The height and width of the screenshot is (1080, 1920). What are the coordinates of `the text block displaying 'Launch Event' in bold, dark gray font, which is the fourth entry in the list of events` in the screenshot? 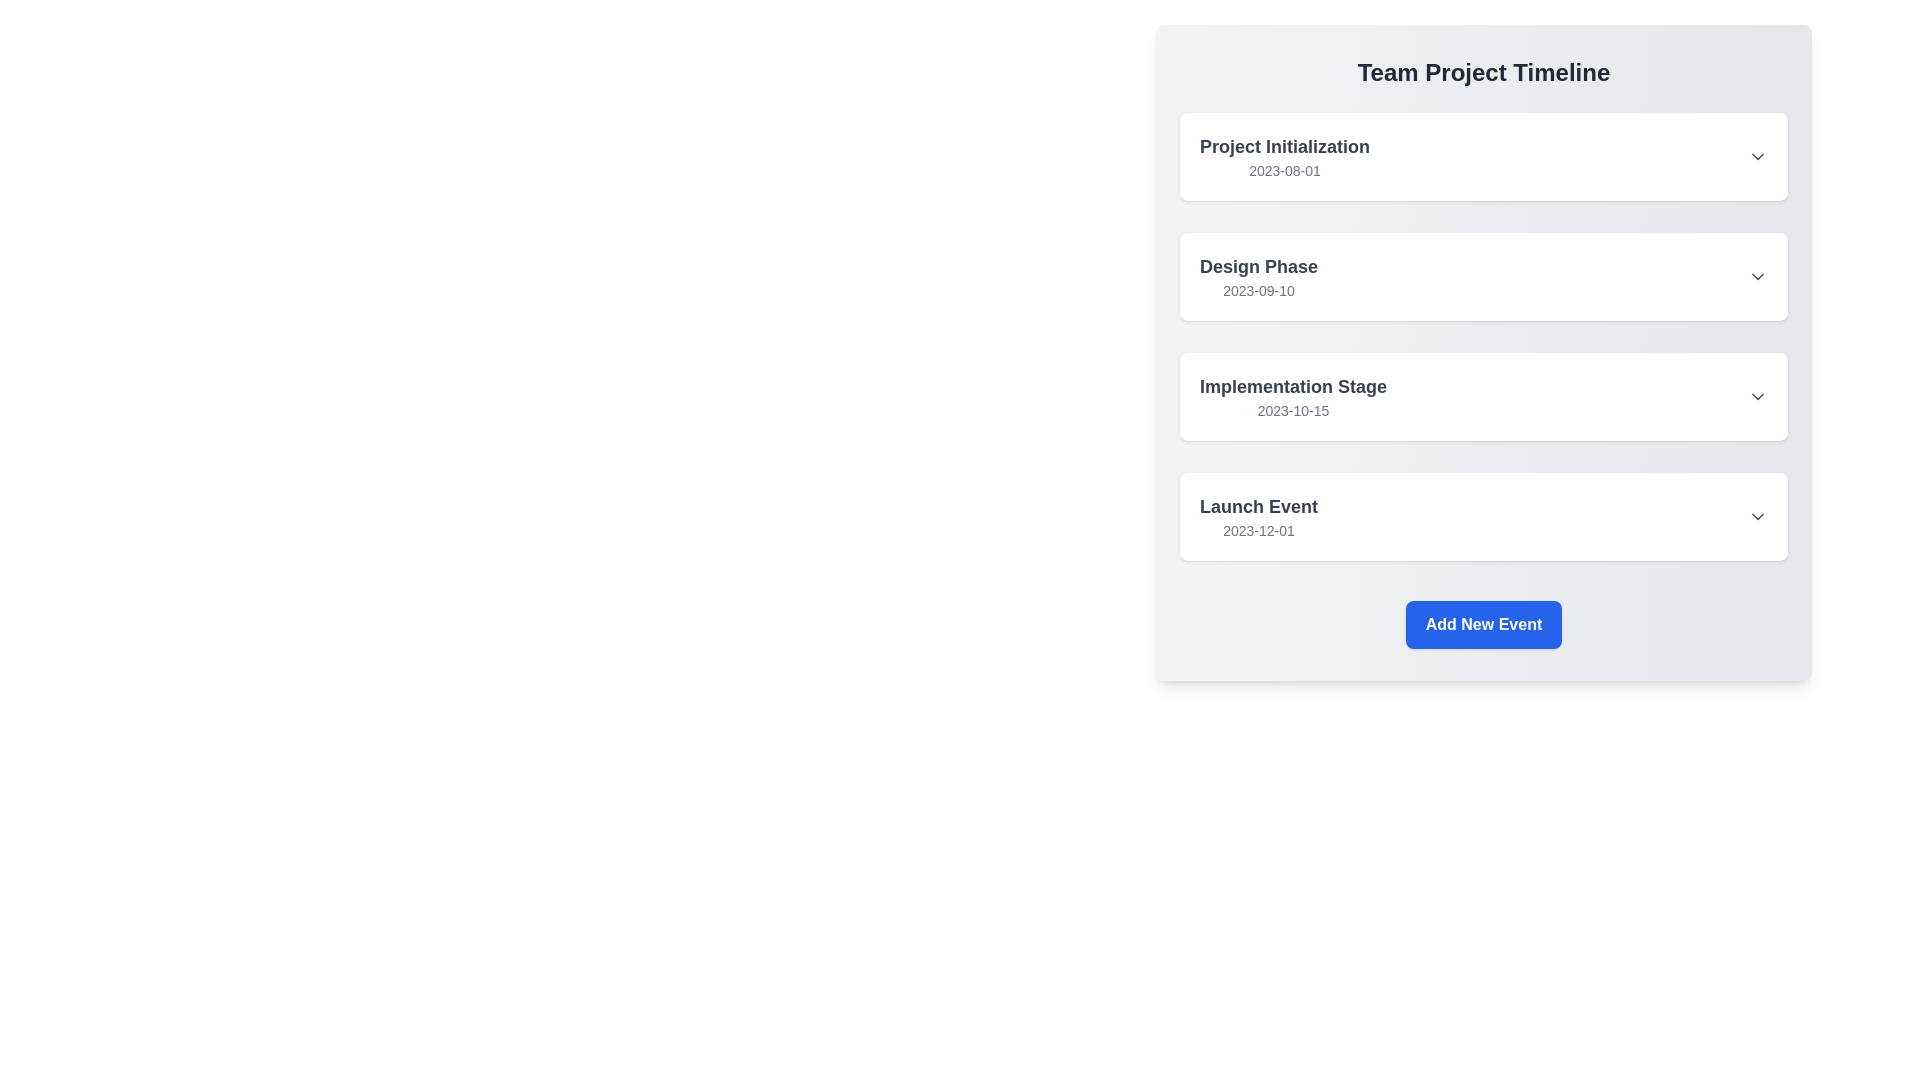 It's located at (1257, 515).